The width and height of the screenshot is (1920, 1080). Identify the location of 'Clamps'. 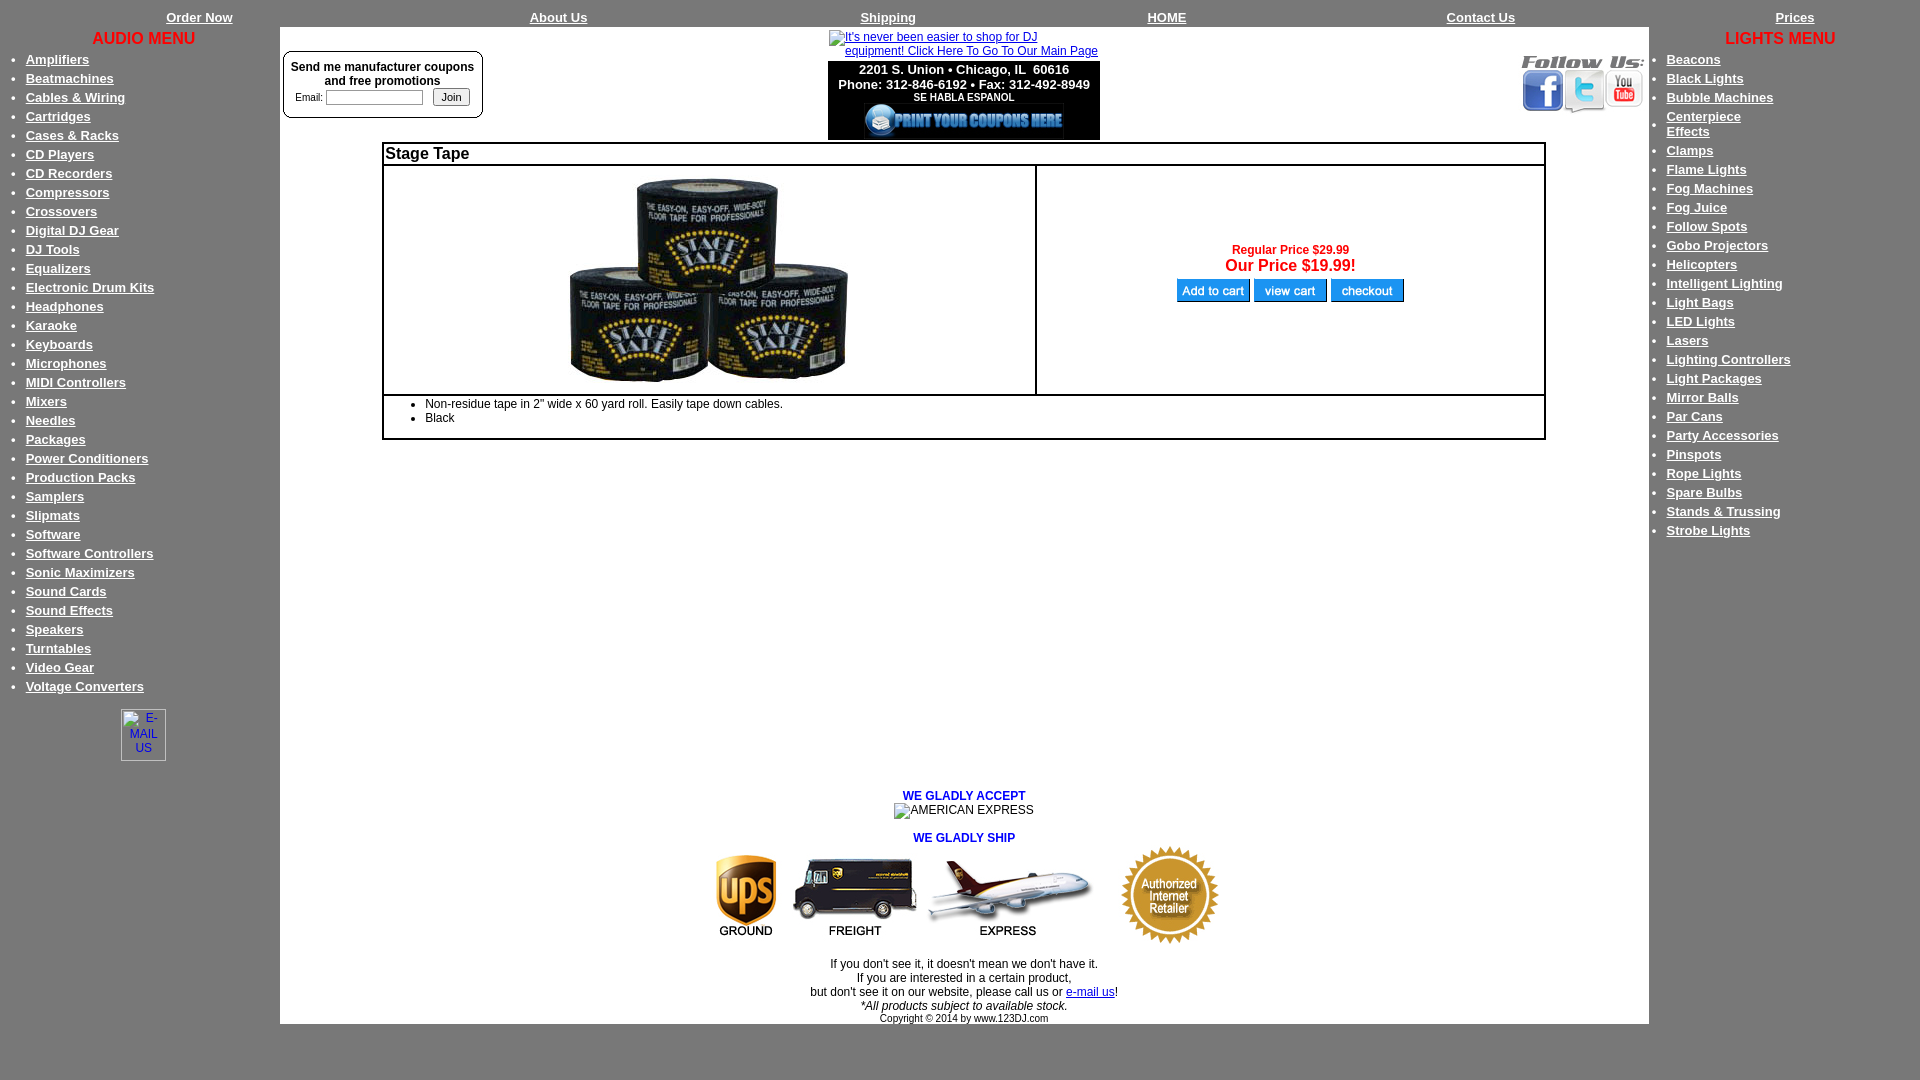
(1688, 149).